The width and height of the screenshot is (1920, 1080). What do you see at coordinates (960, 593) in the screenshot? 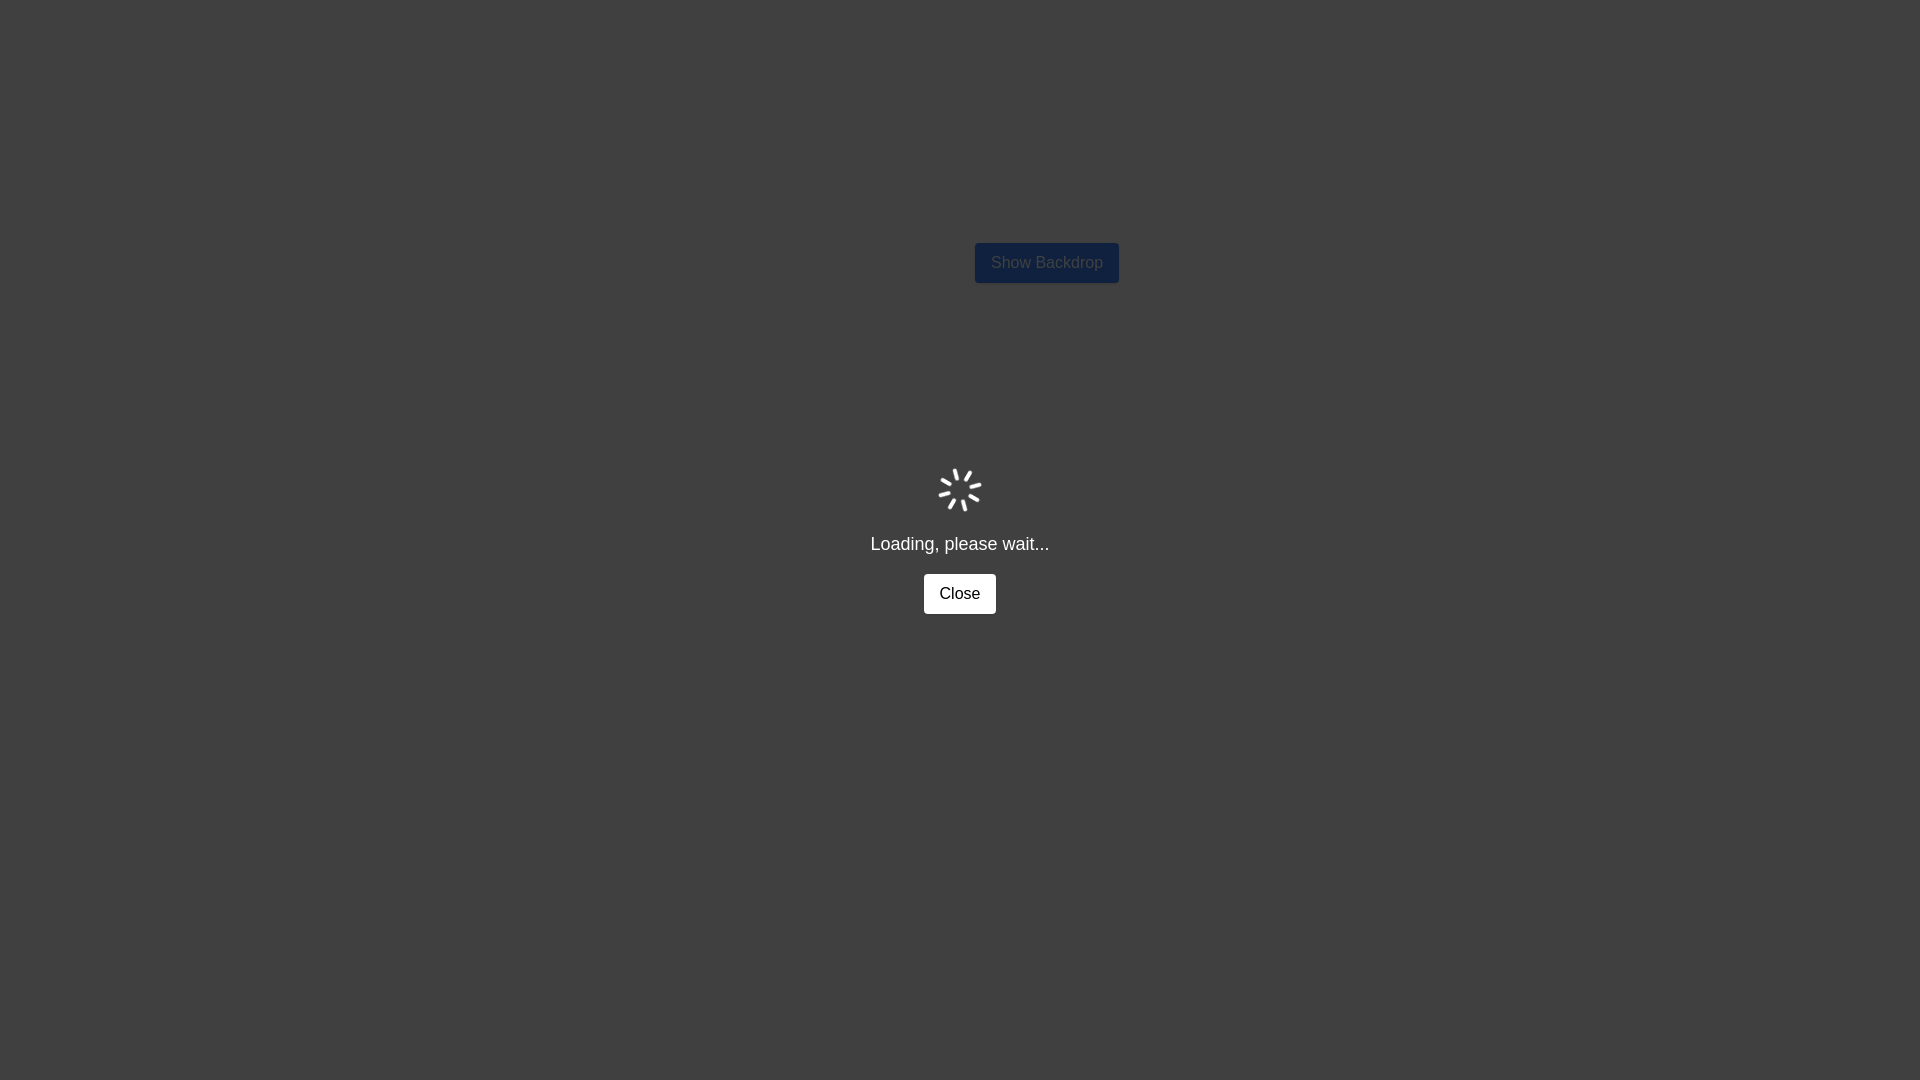
I see `the 'Close' button, which is a rectangular button with rounded corners and black text on a white background` at bounding box center [960, 593].